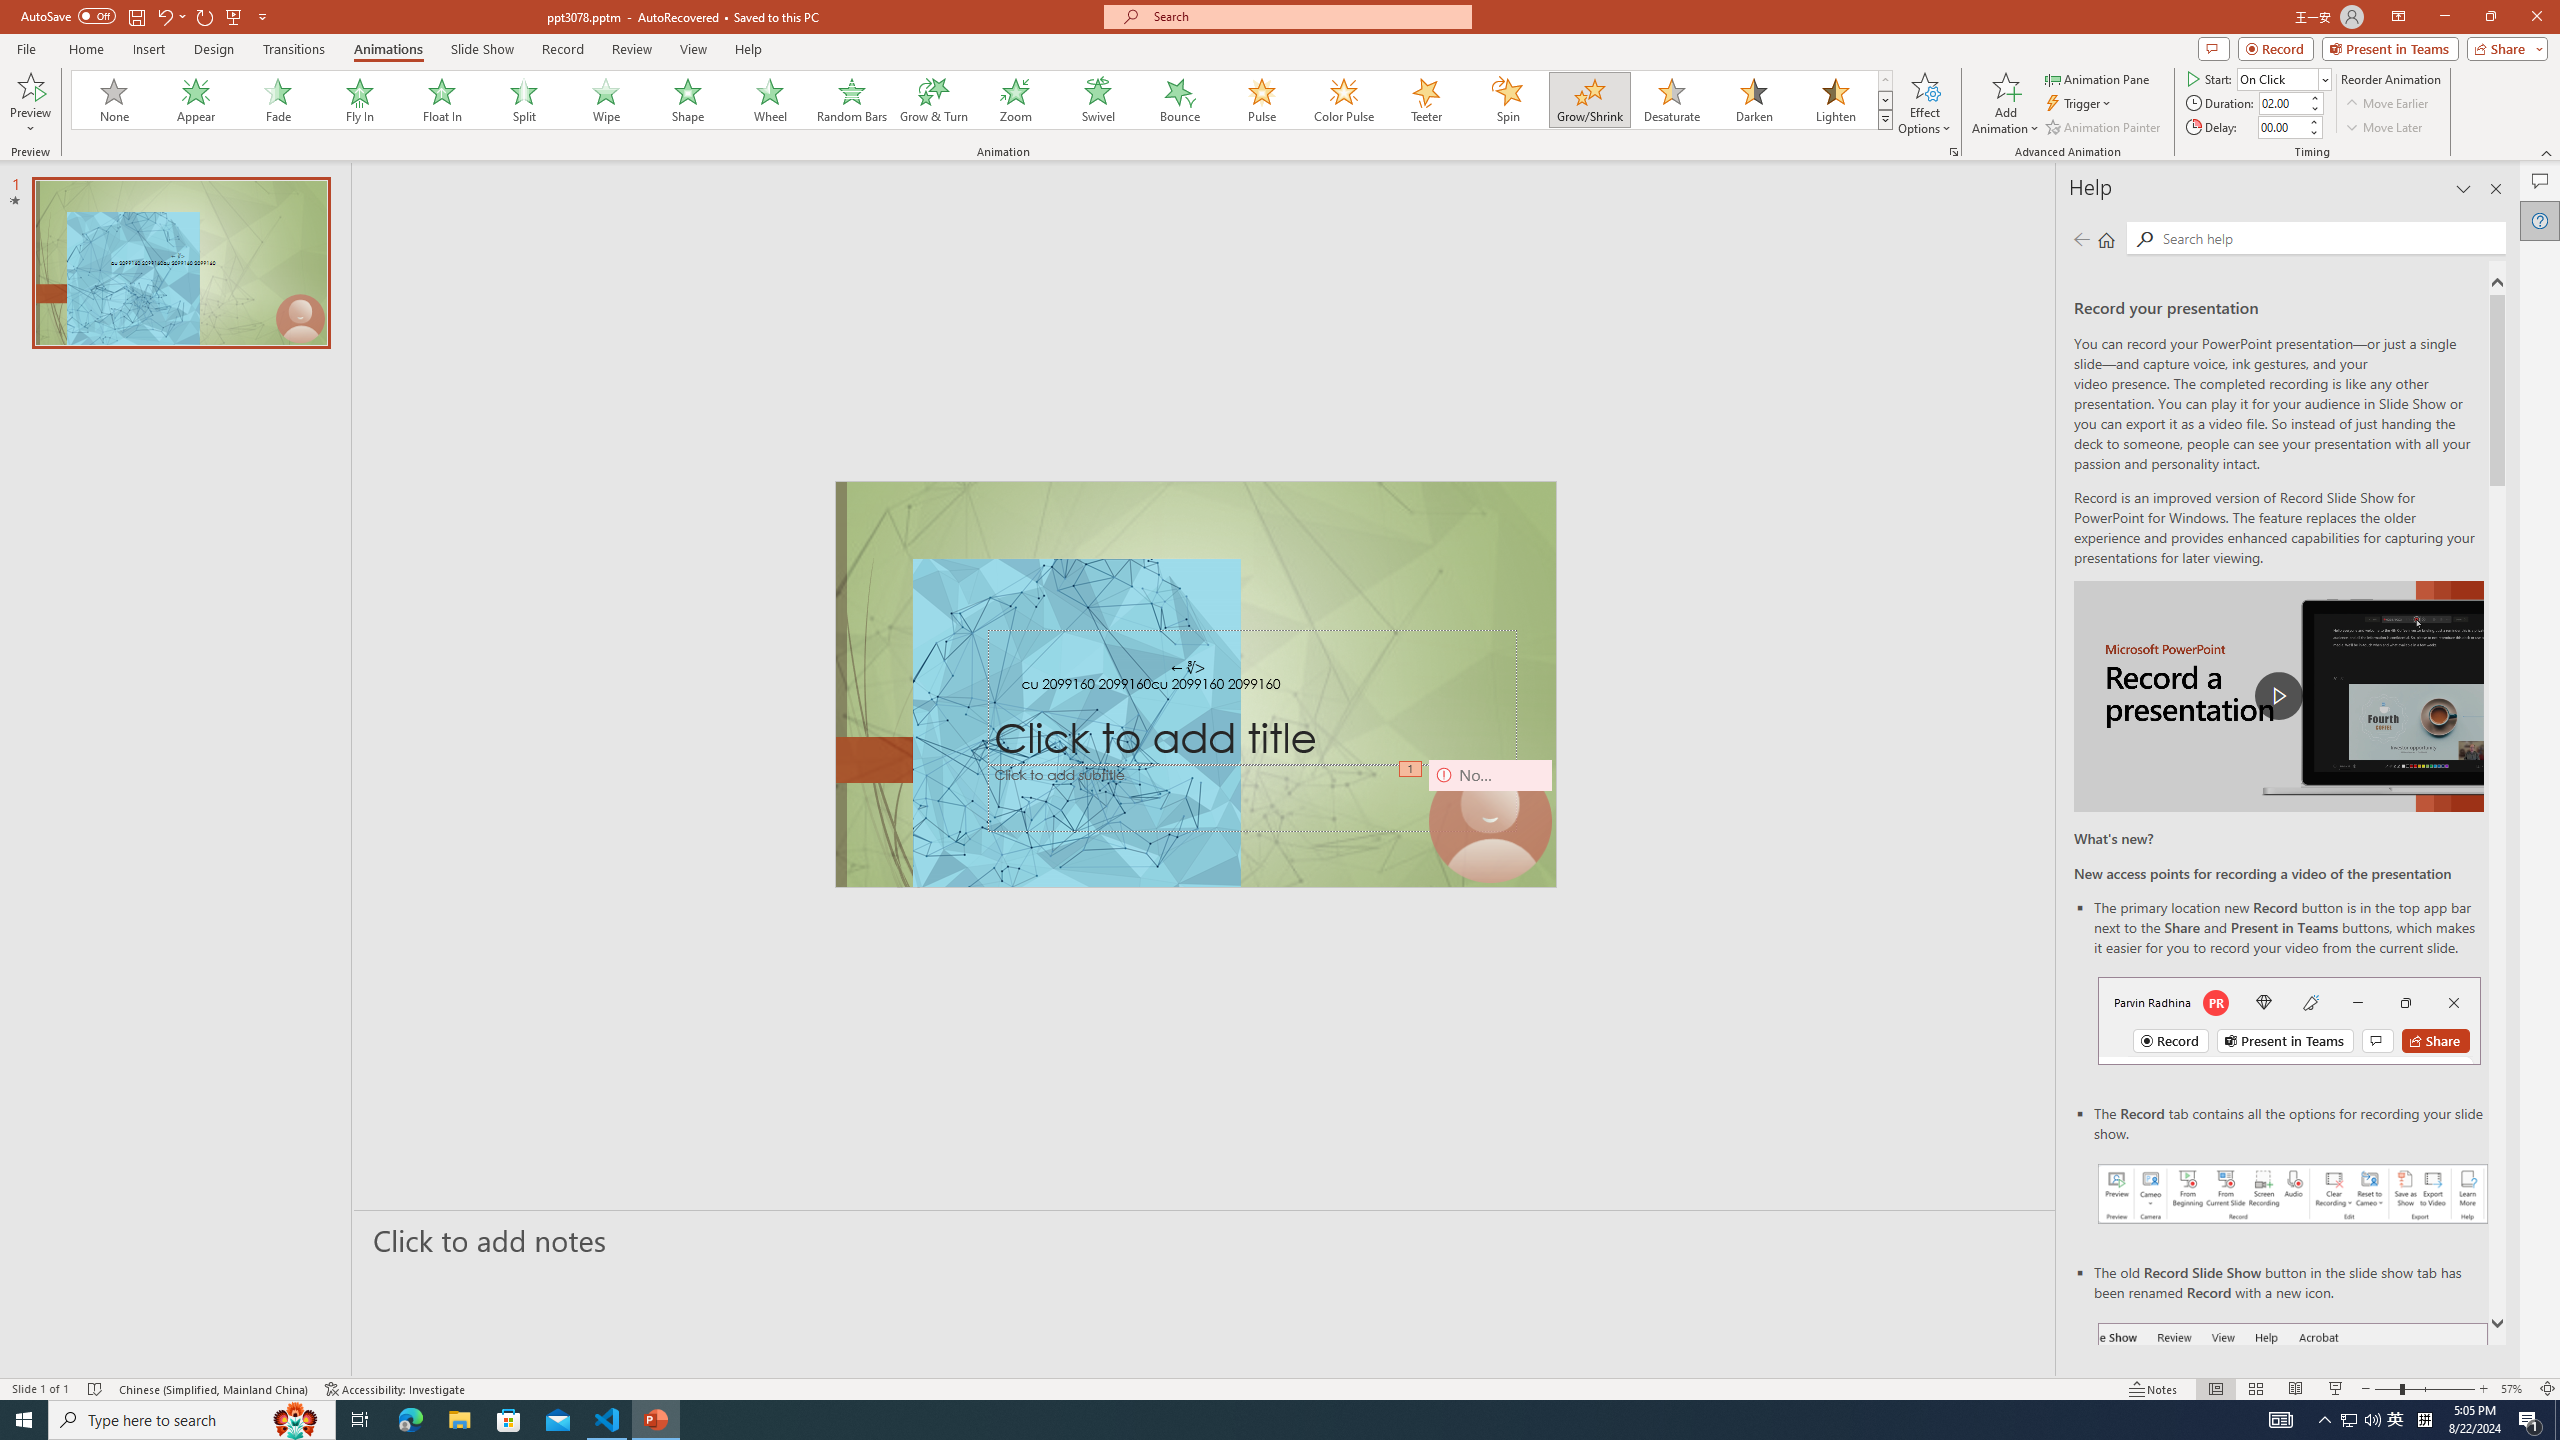 This screenshot has height=1440, width=2560. I want to click on 'Shape', so click(688, 99).